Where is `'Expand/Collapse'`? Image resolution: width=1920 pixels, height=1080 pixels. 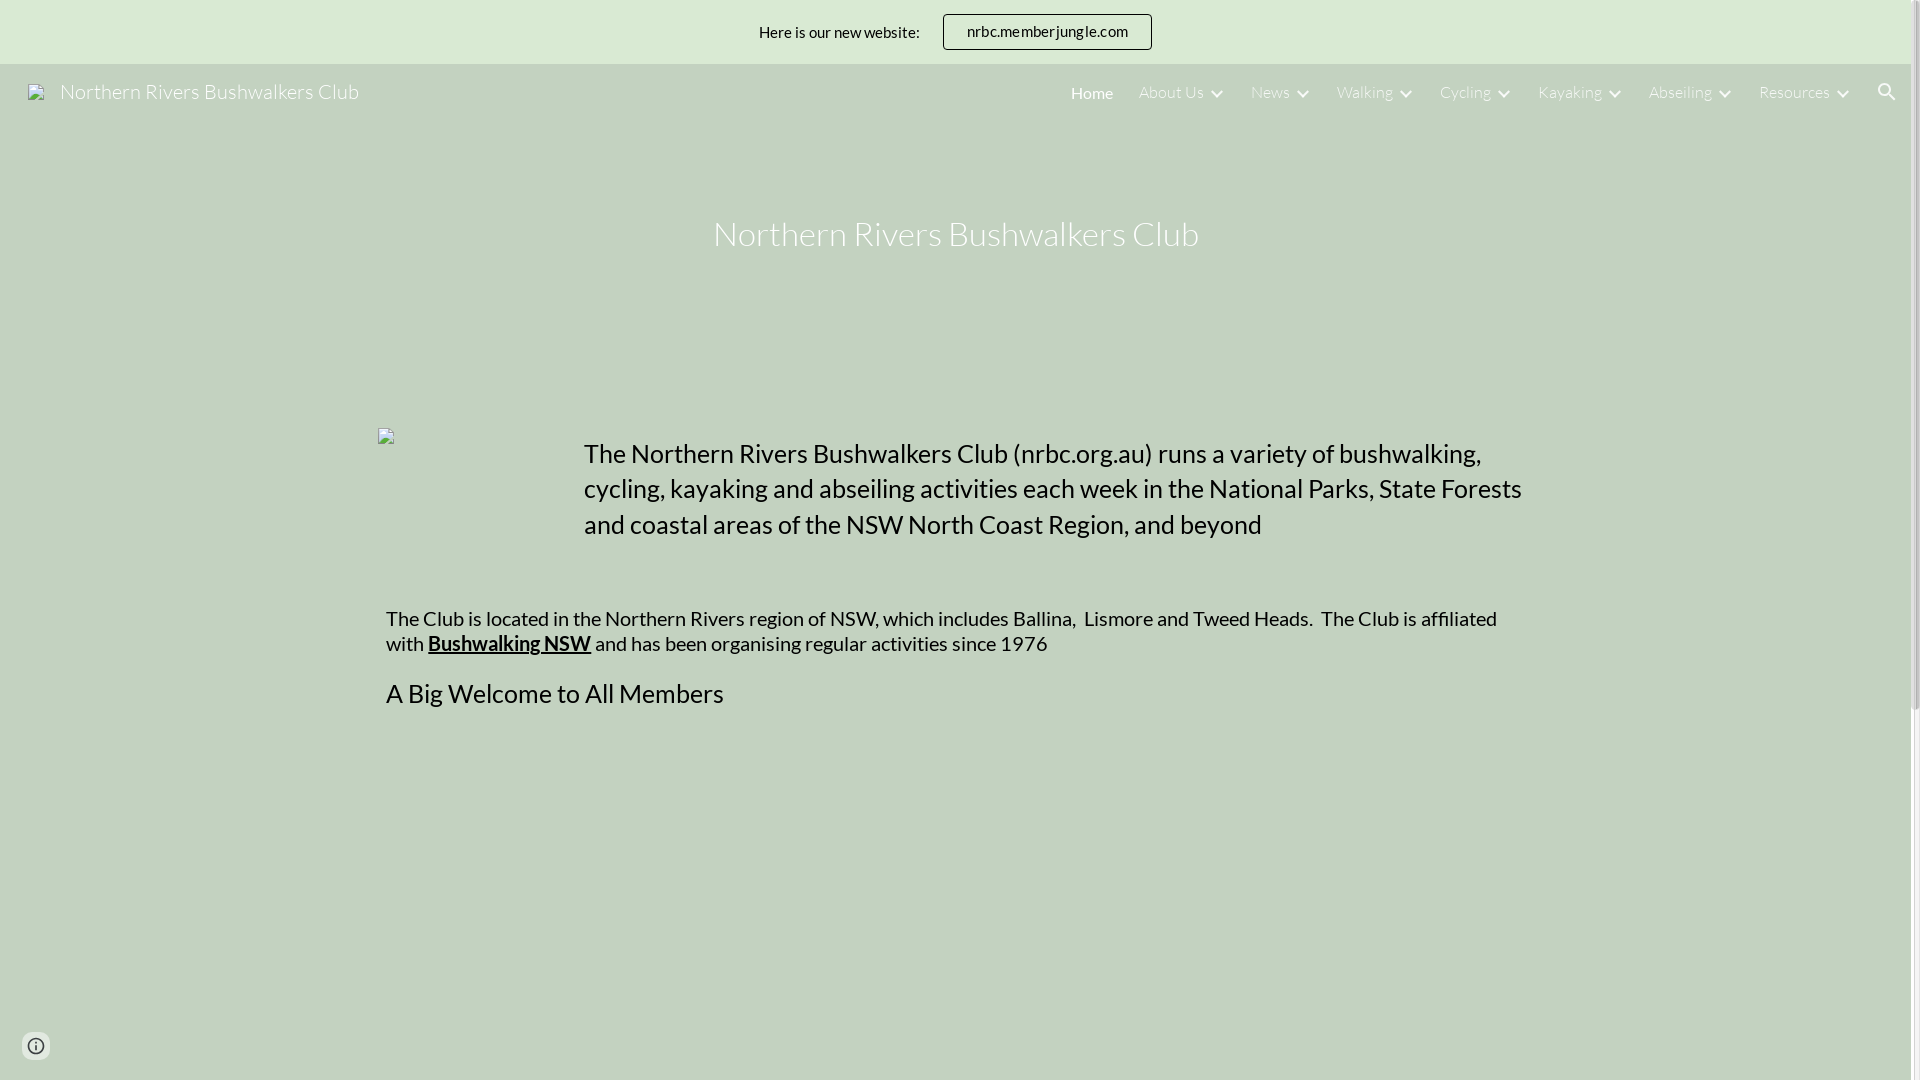 'Expand/Collapse' is located at coordinates (1493, 92).